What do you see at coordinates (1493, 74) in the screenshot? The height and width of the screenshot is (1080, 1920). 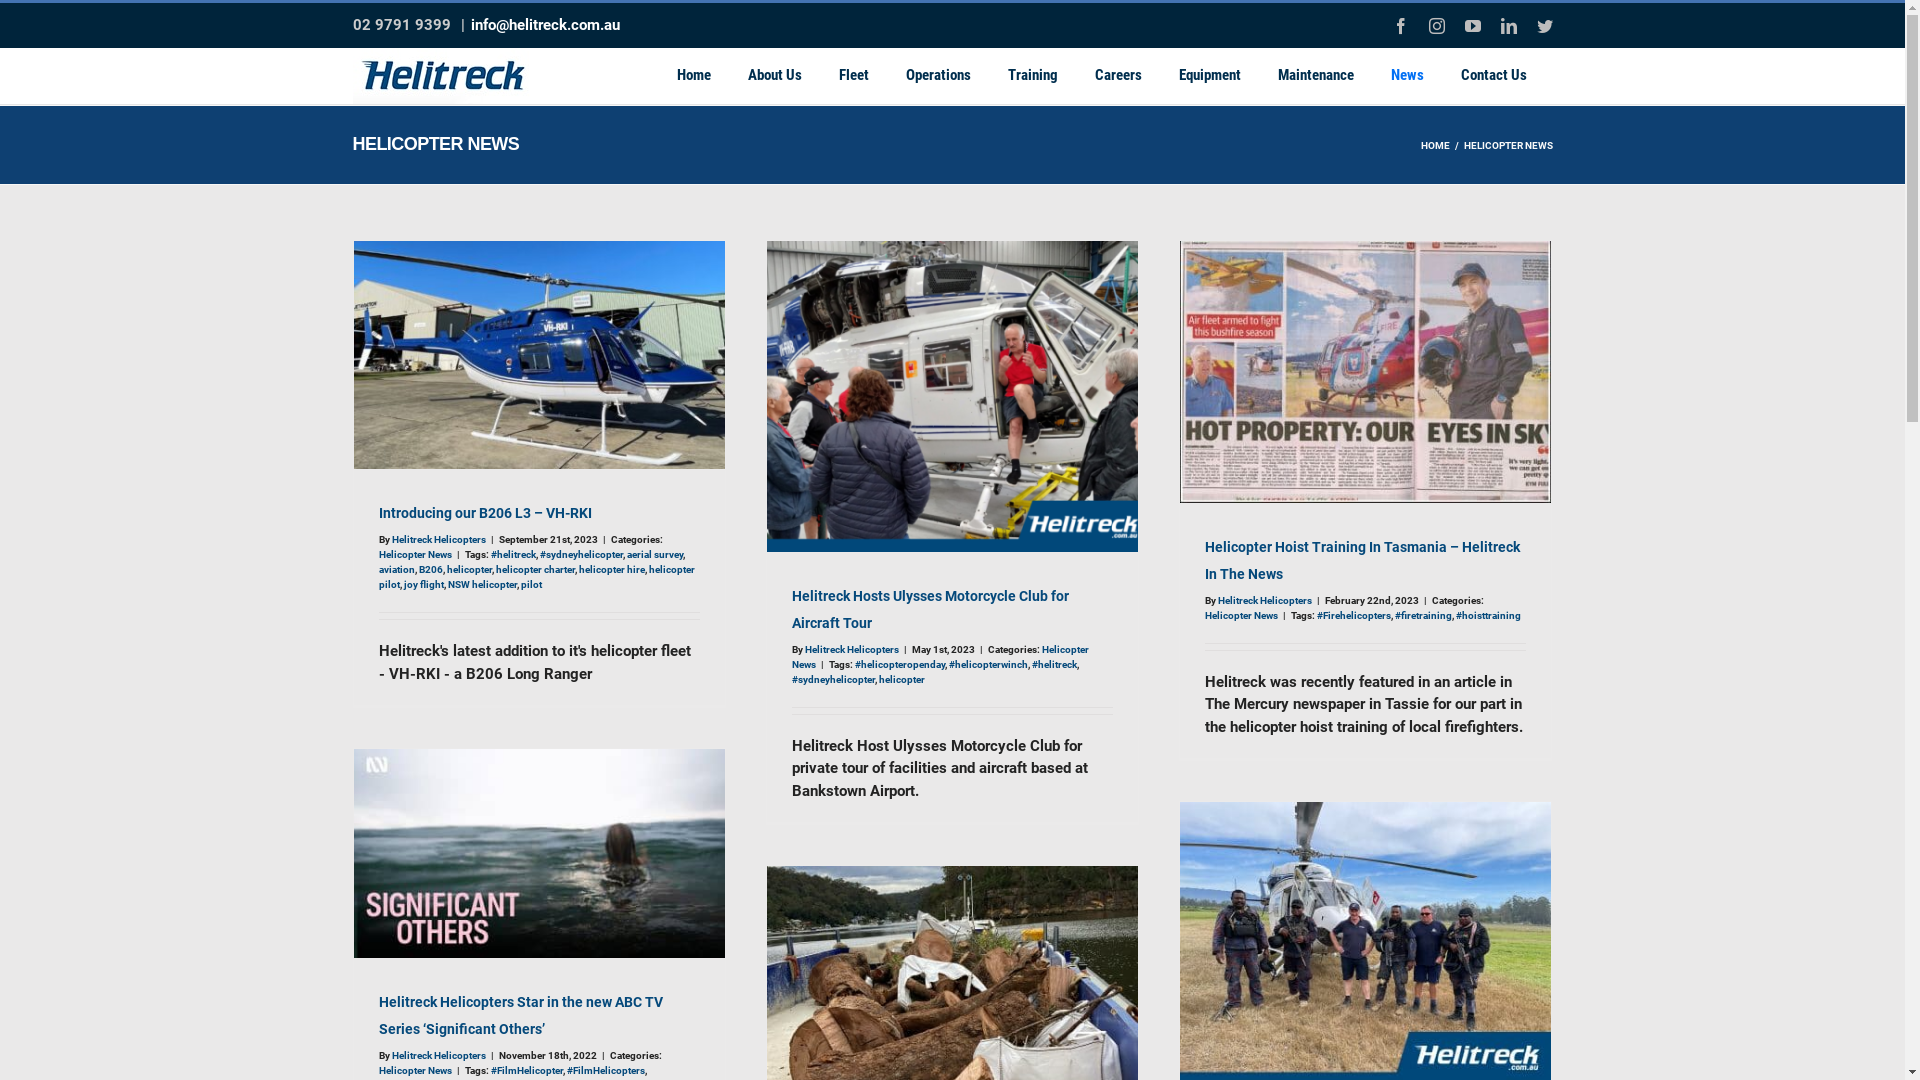 I see `'Contact Us'` at bounding box center [1493, 74].